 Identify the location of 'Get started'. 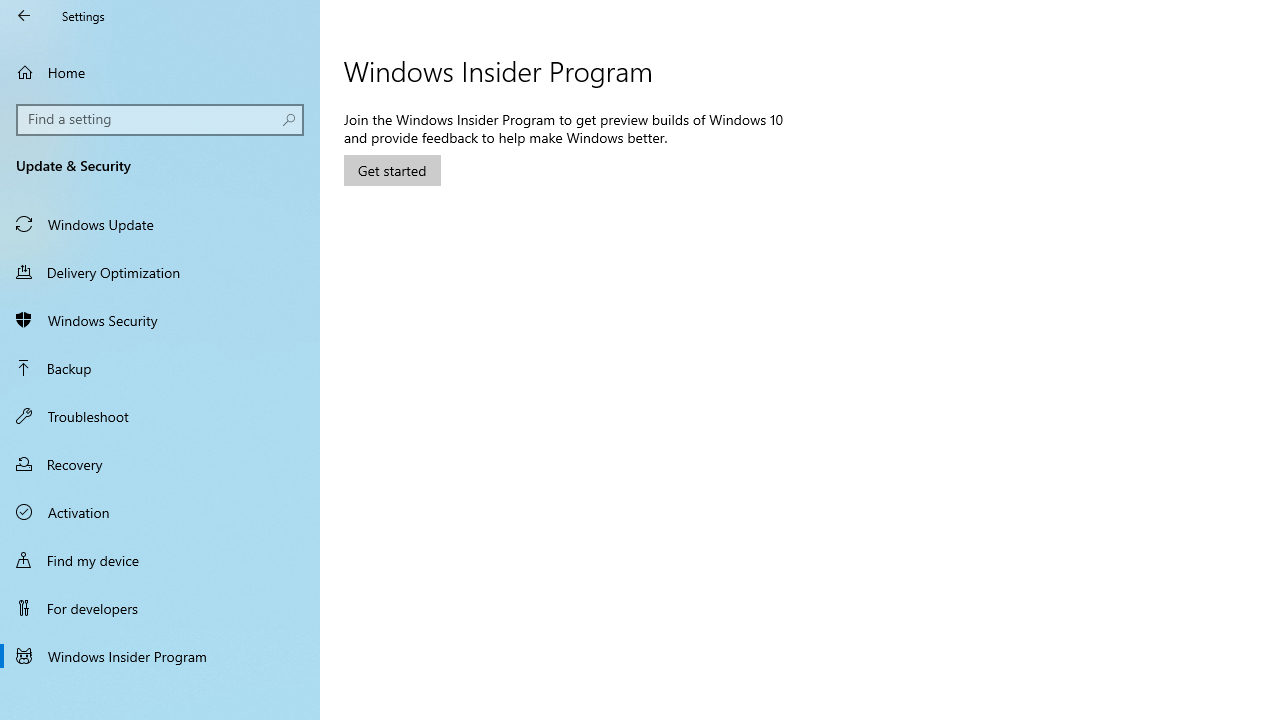
(392, 169).